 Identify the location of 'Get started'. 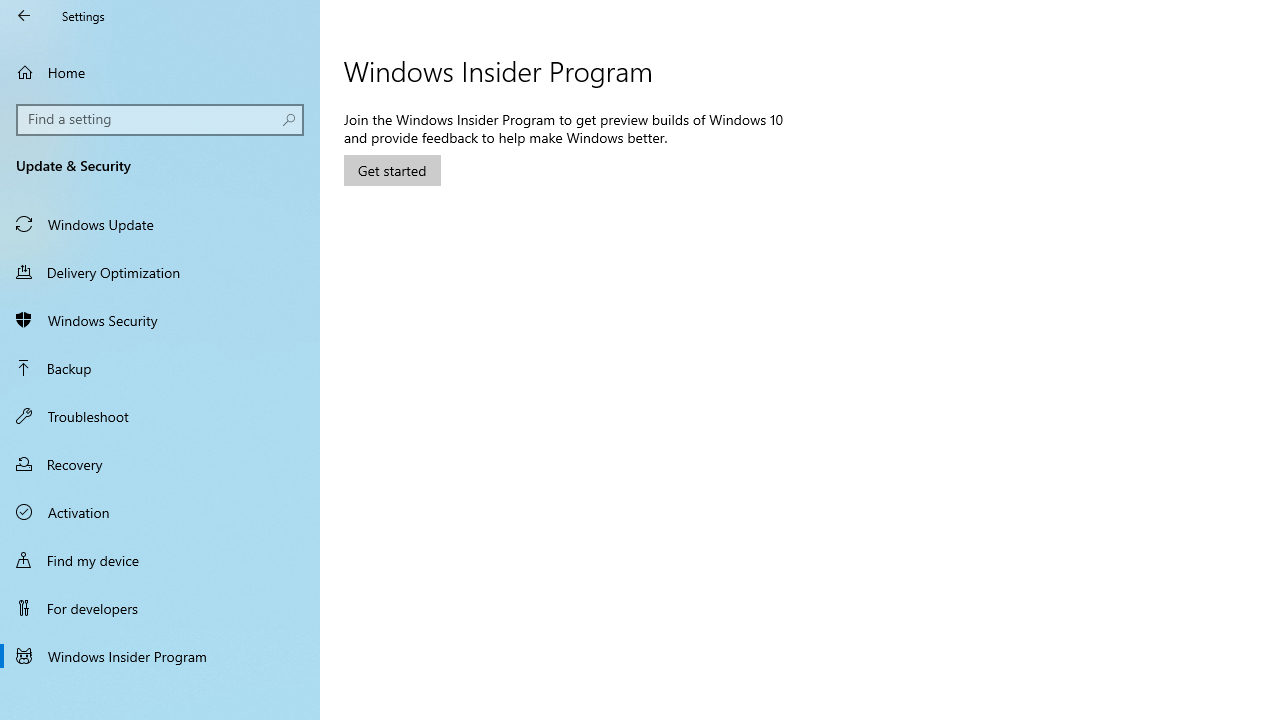
(392, 169).